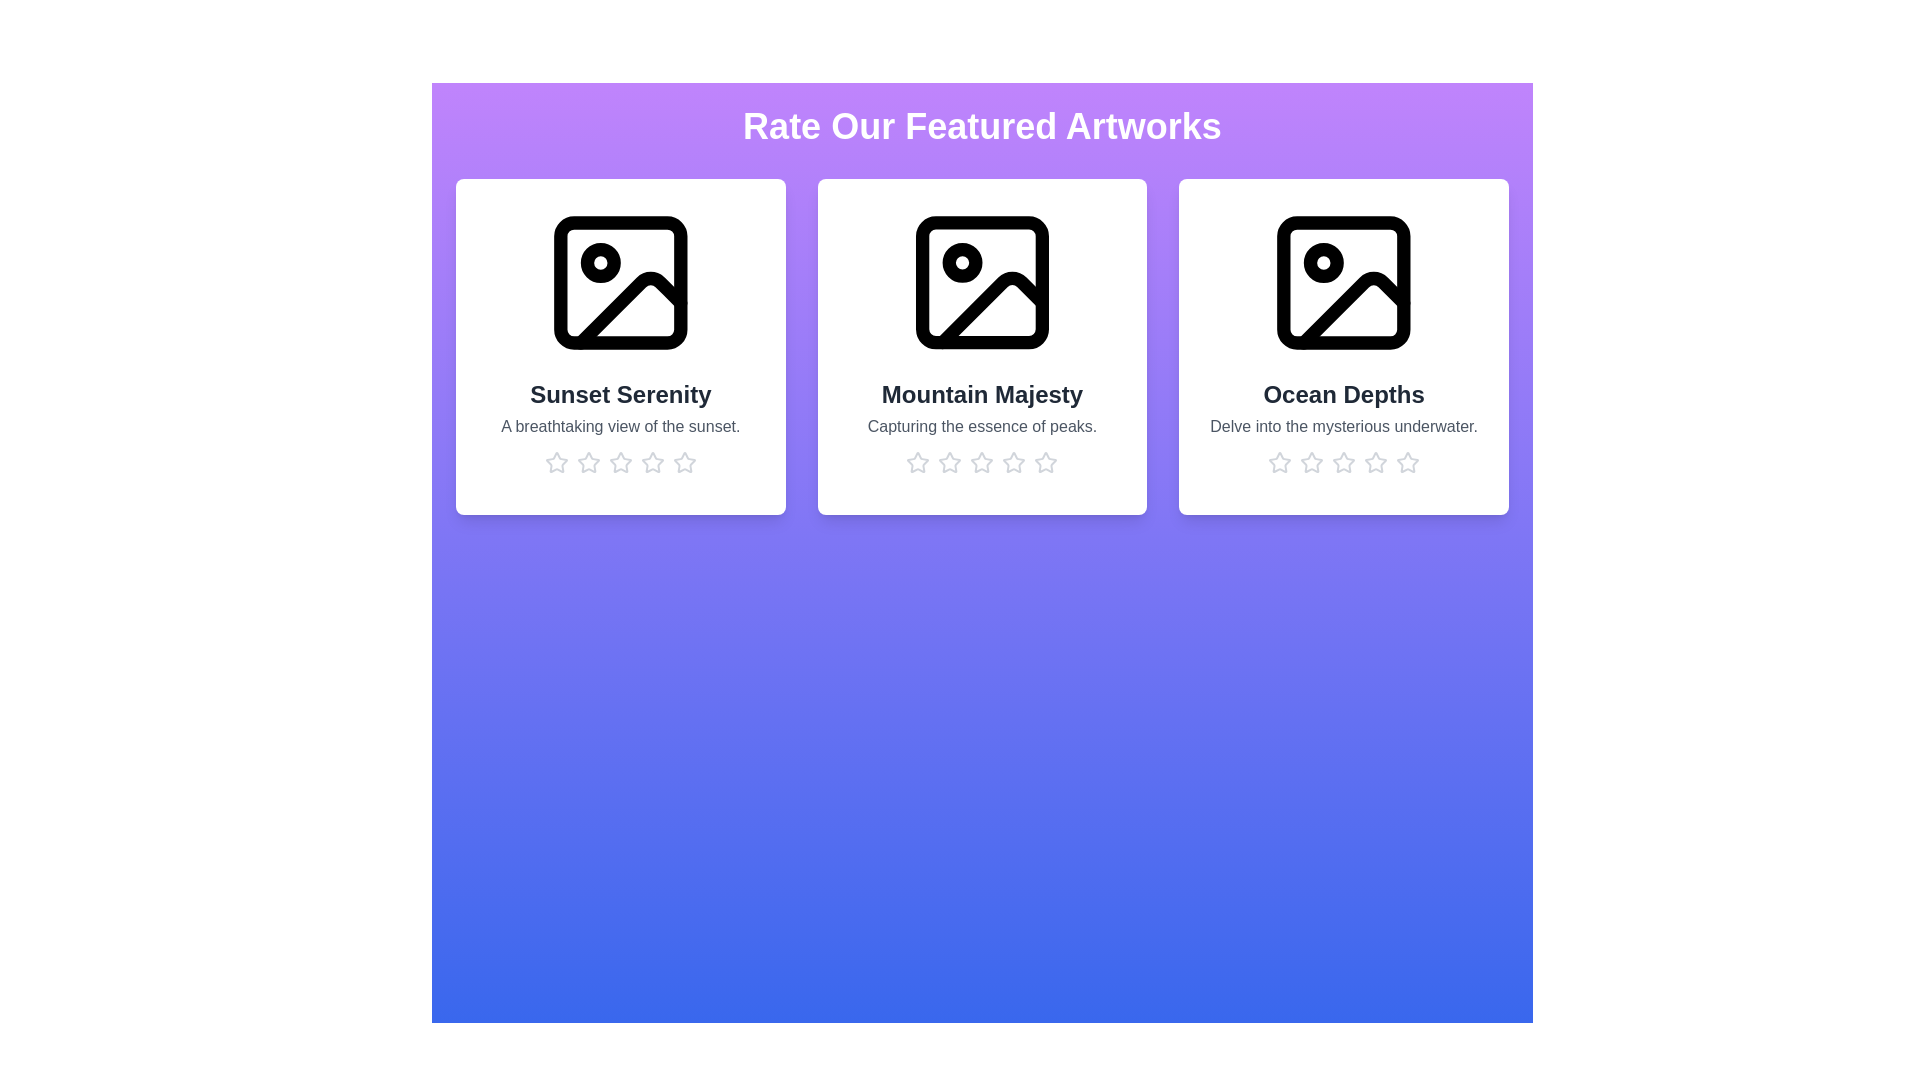 This screenshot has width=1920, height=1080. I want to click on the rating for the artwork 'Sunset Serenity' to 5 stars, so click(684, 462).